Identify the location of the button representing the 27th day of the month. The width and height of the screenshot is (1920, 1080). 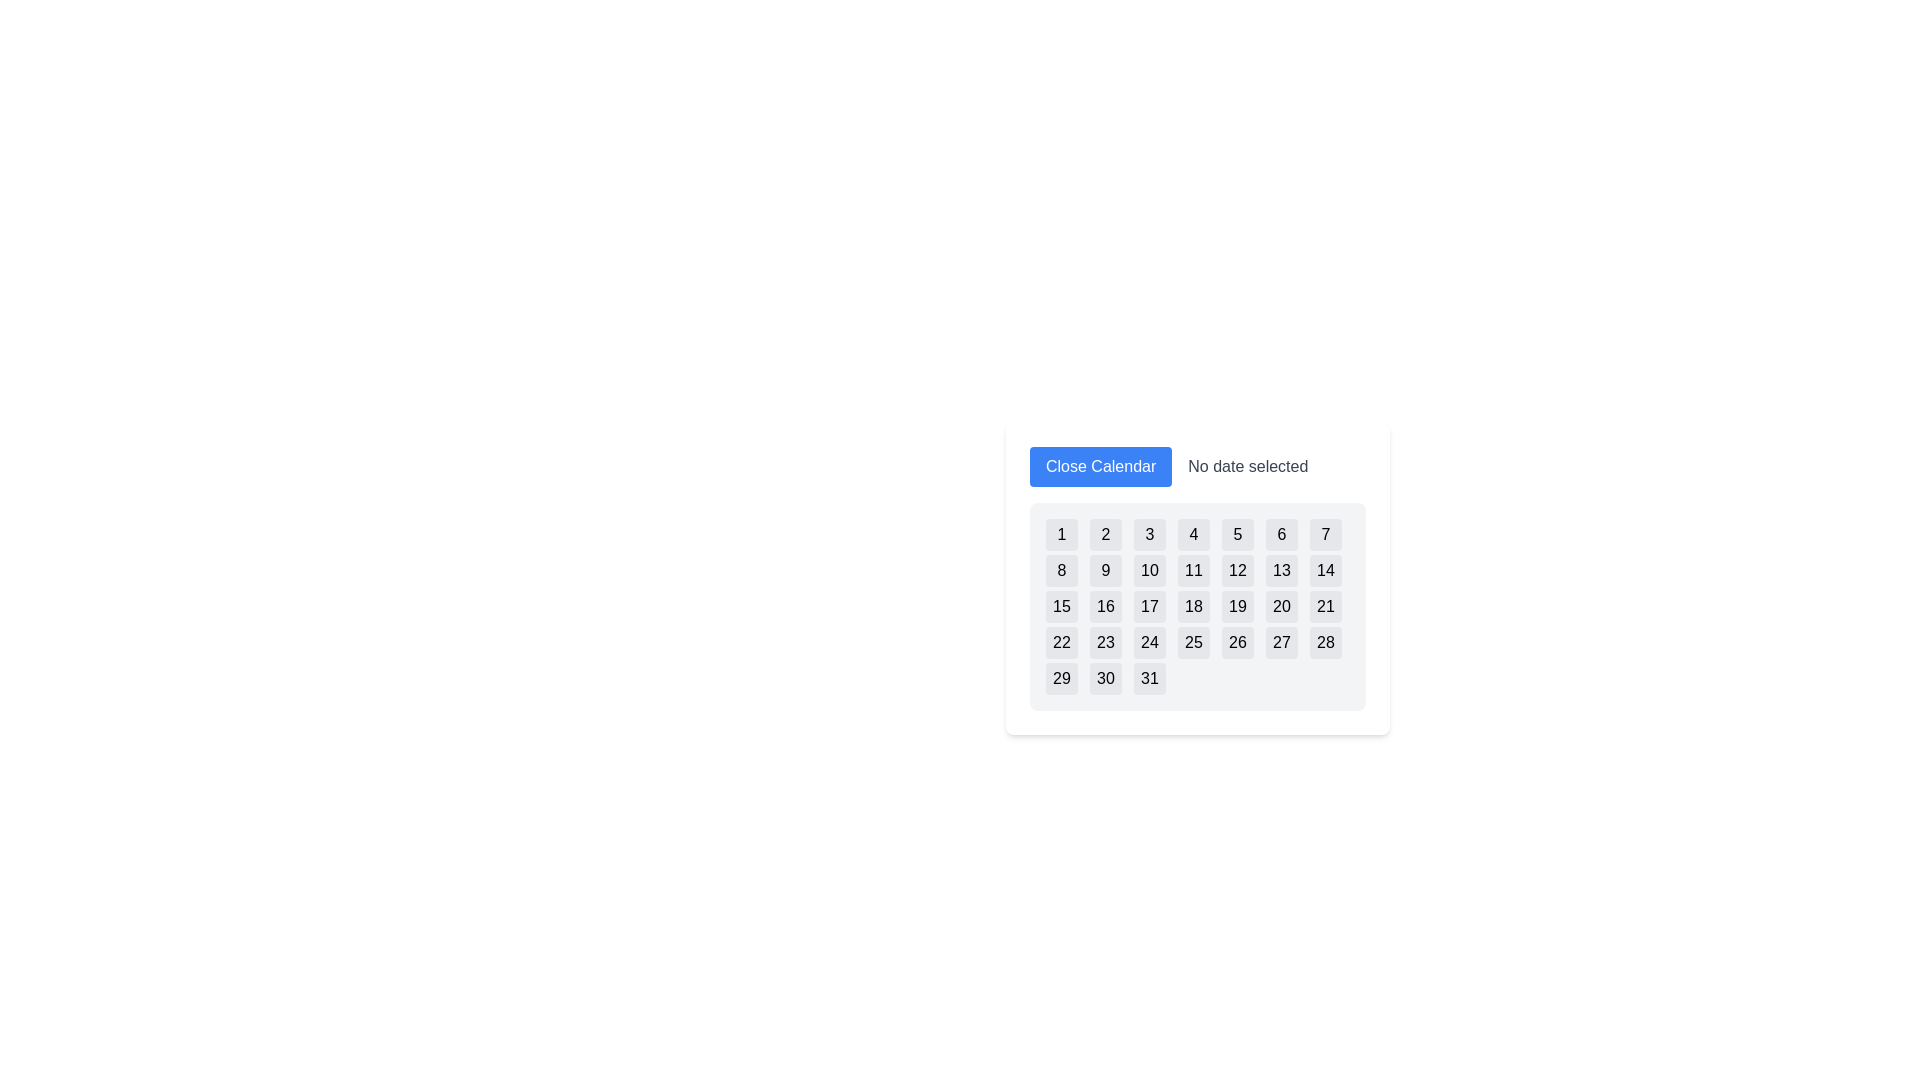
(1281, 643).